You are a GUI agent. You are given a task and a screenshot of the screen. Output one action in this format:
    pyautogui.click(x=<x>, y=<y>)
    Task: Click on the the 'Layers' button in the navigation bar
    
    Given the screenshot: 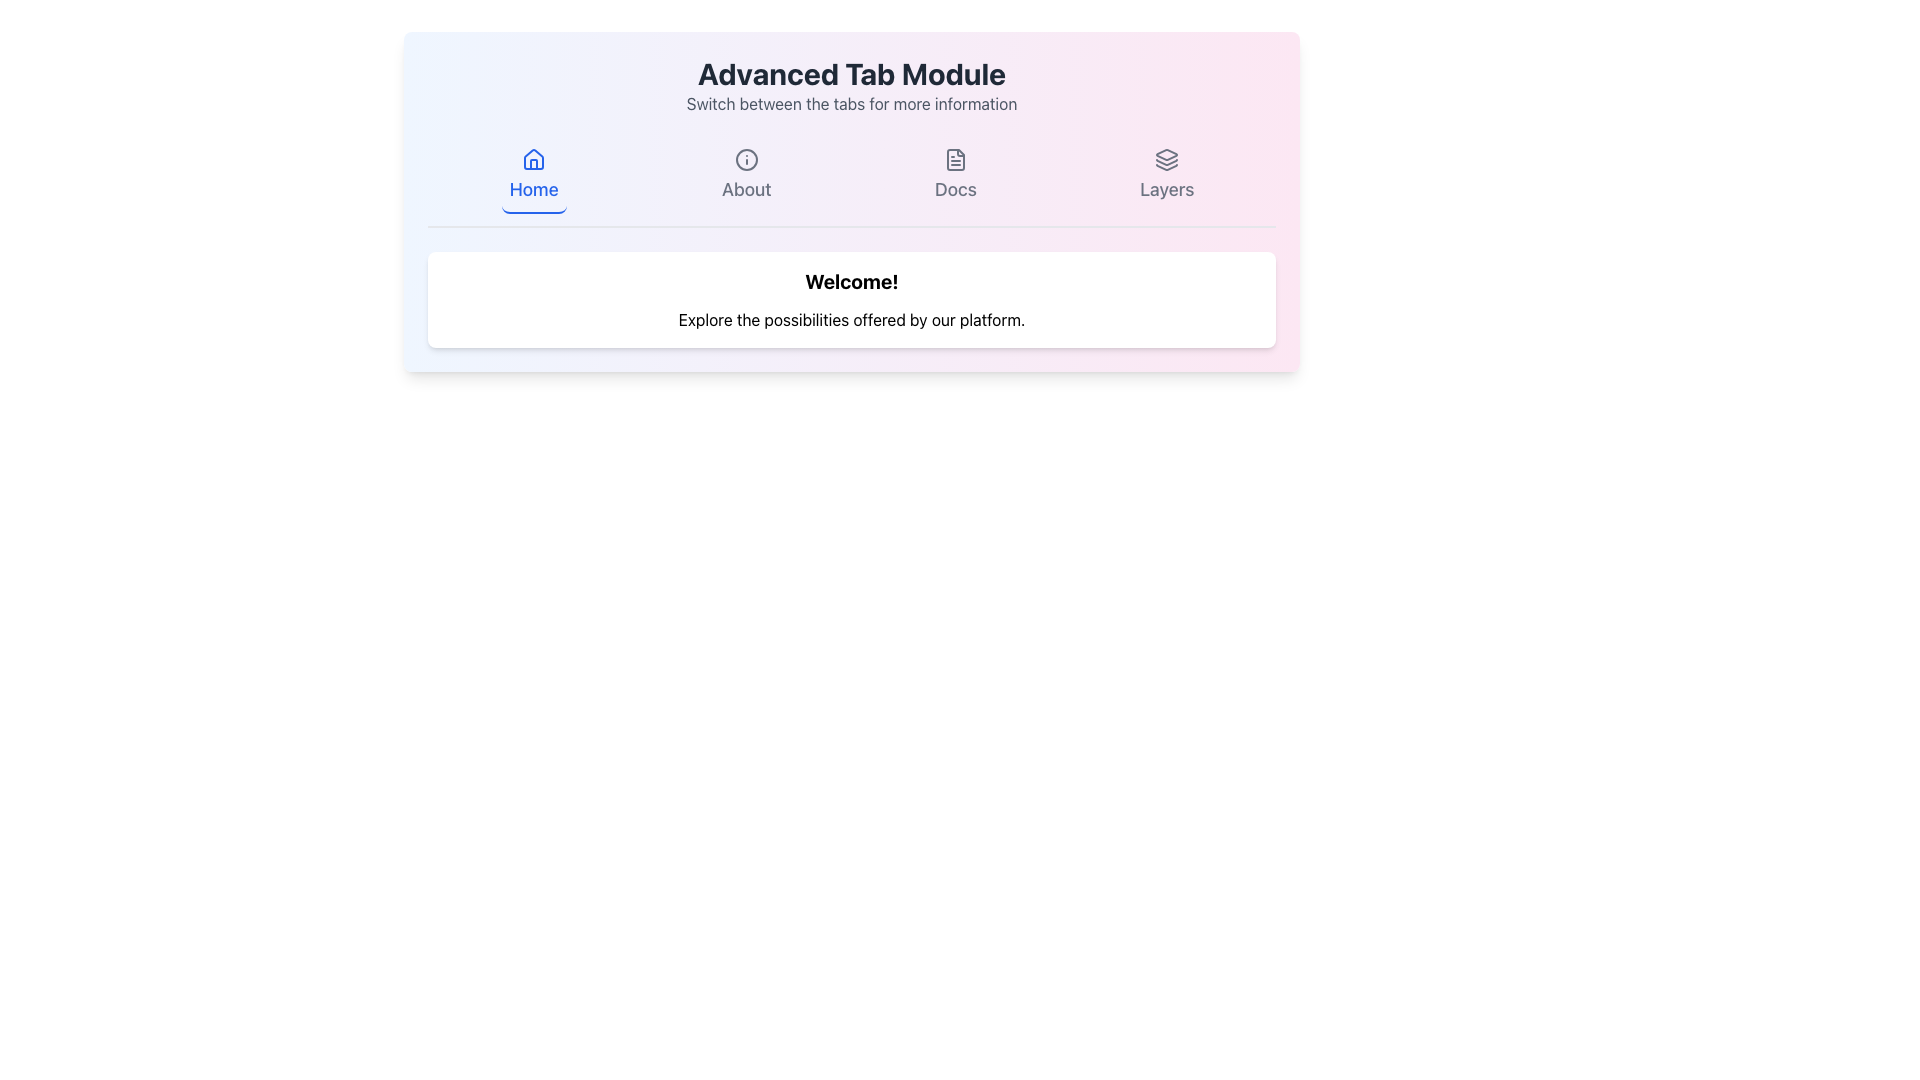 What is the action you would take?
    pyautogui.click(x=1167, y=176)
    